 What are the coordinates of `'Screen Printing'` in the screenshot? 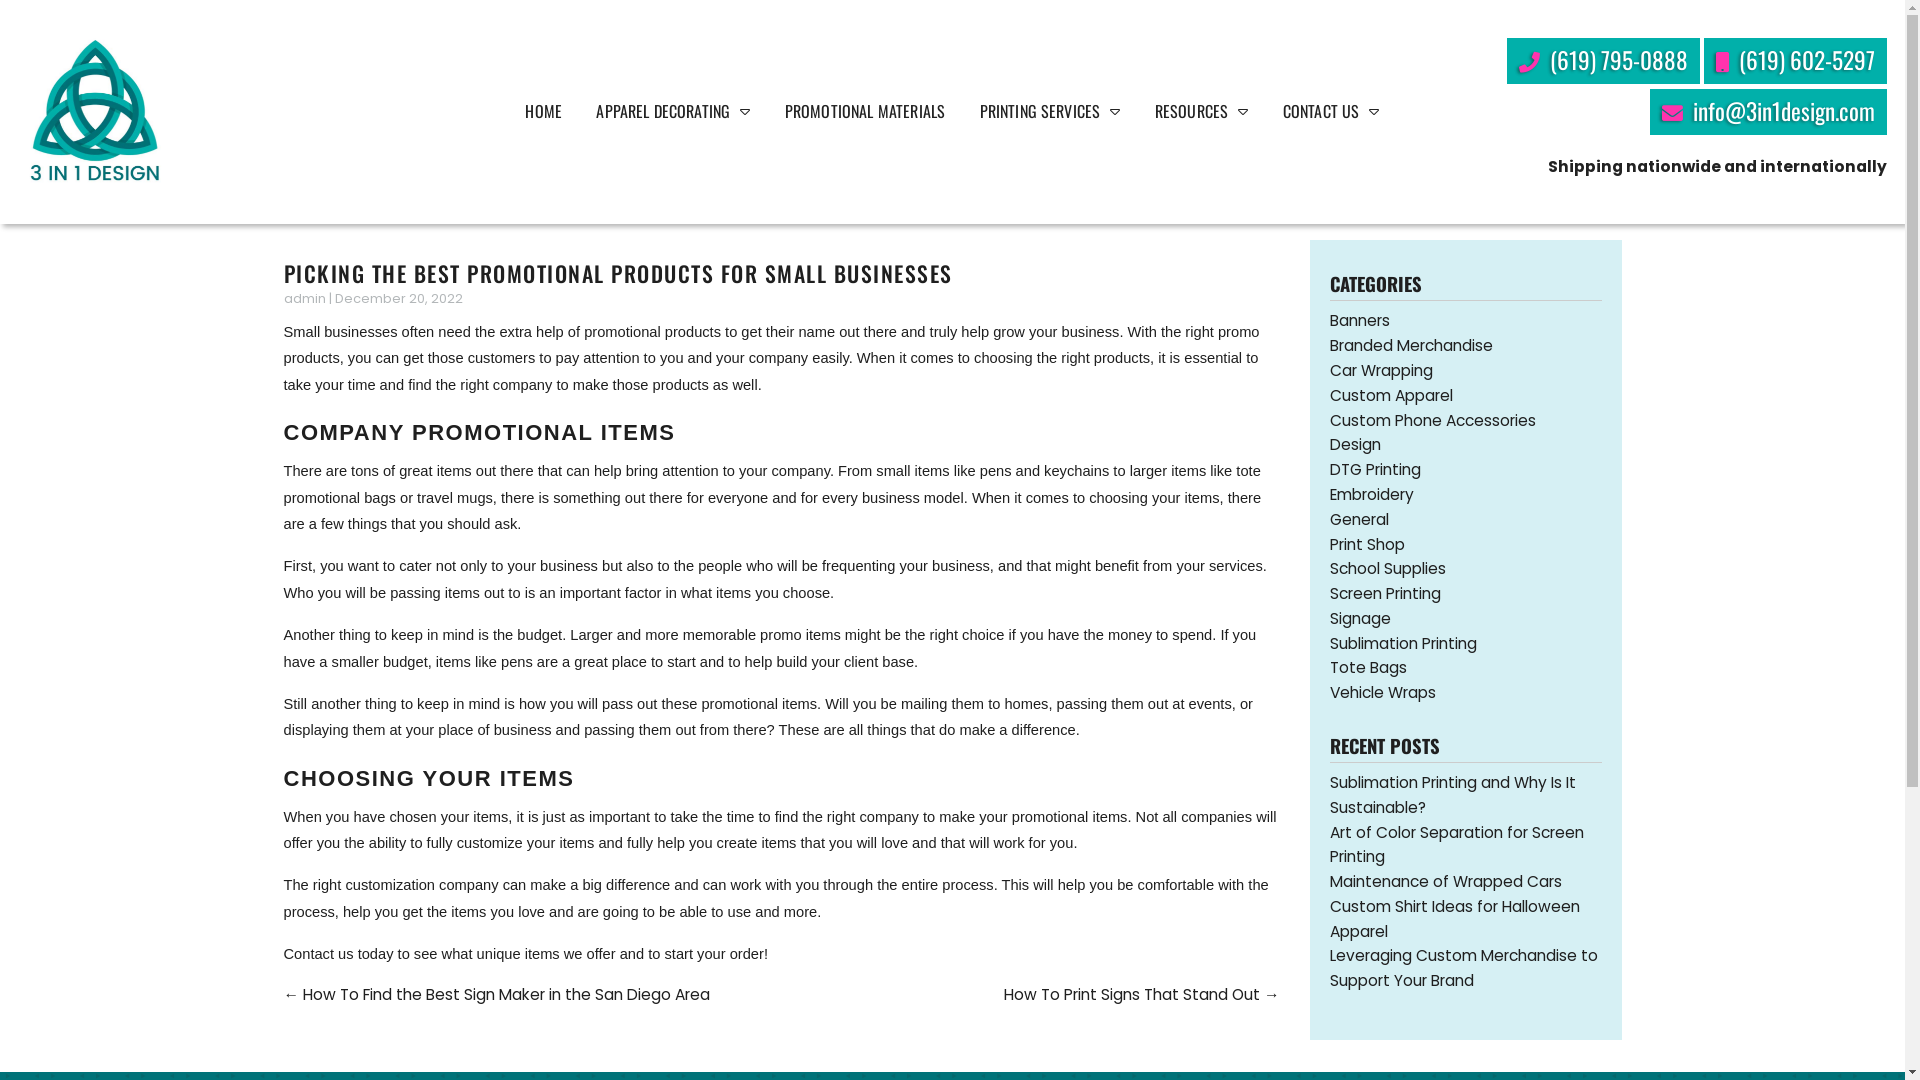 It's located at (1384, 592).